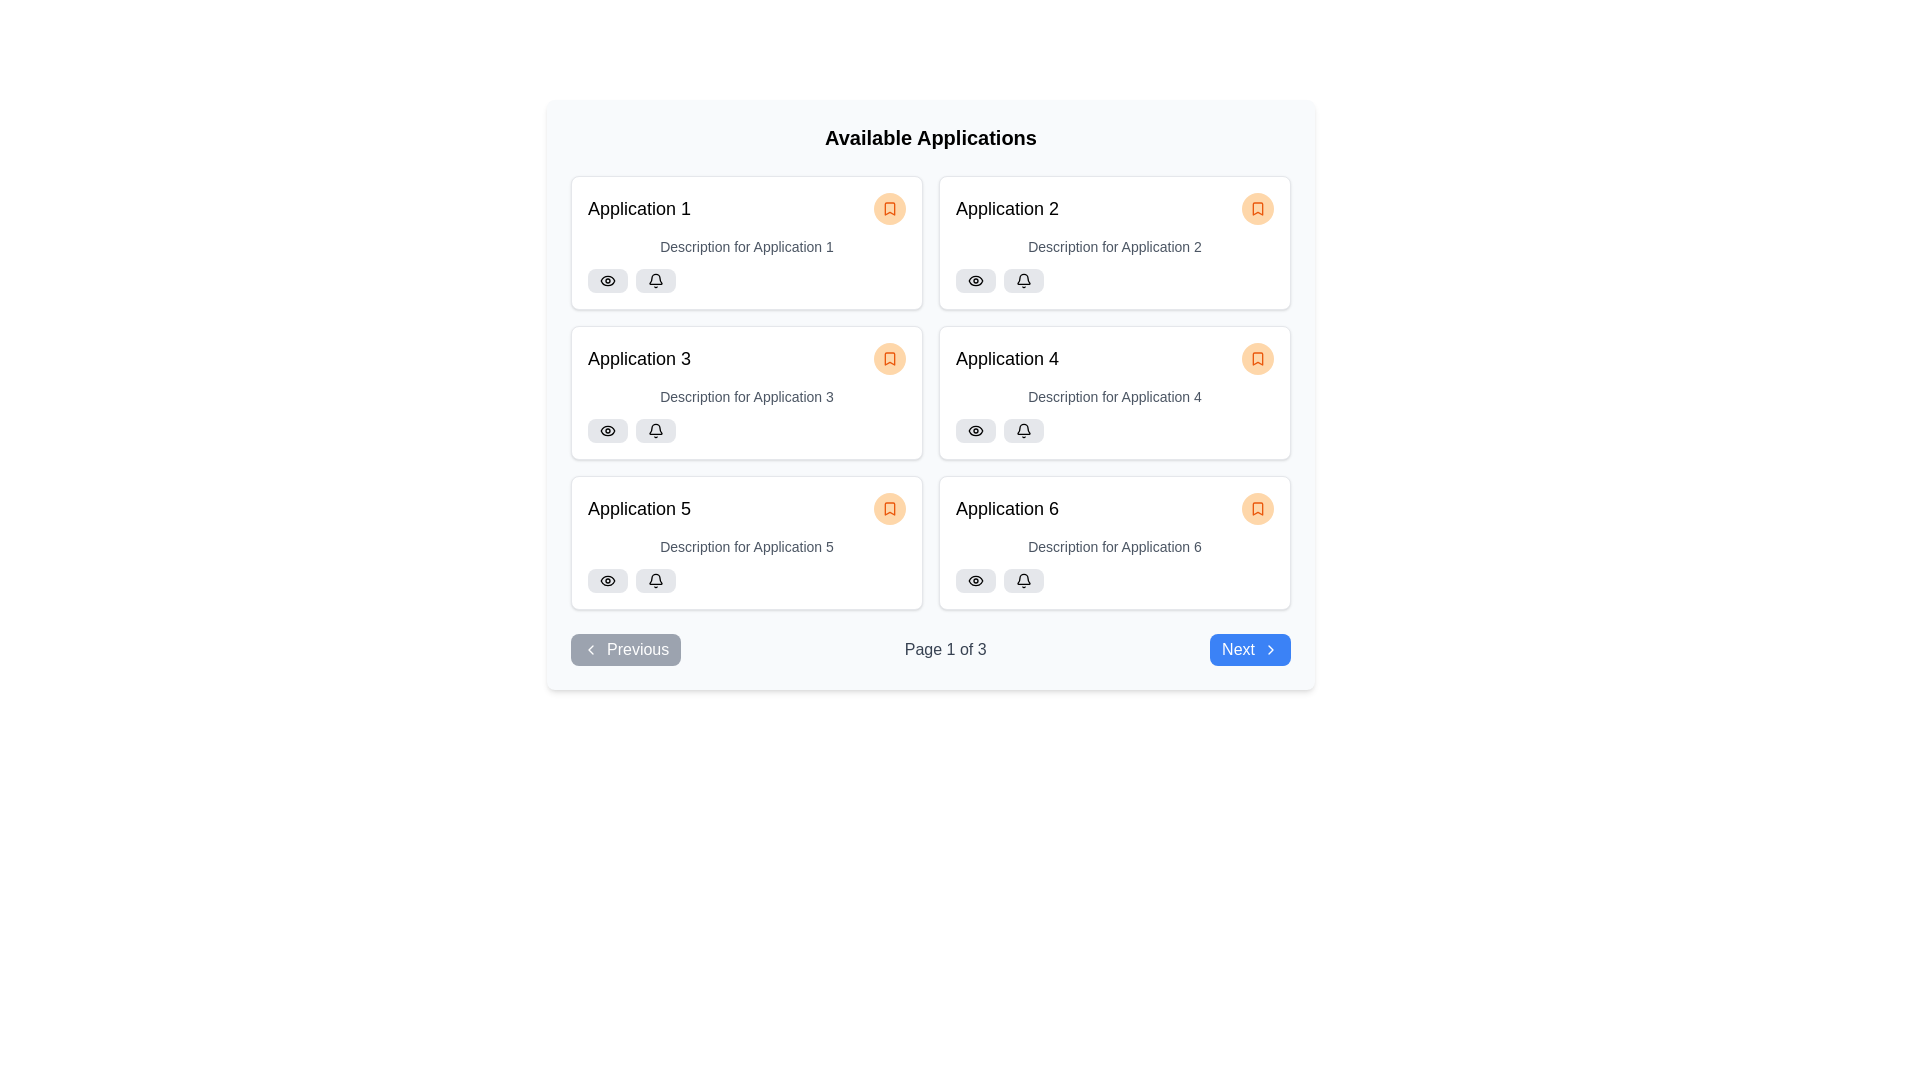 This screenshot has height=1080, width=1920. What do you see at coordinates (1113, 242) in the screenshot?
I see `the informational card for 'Application 2'` at bounding box center [1113, 242].